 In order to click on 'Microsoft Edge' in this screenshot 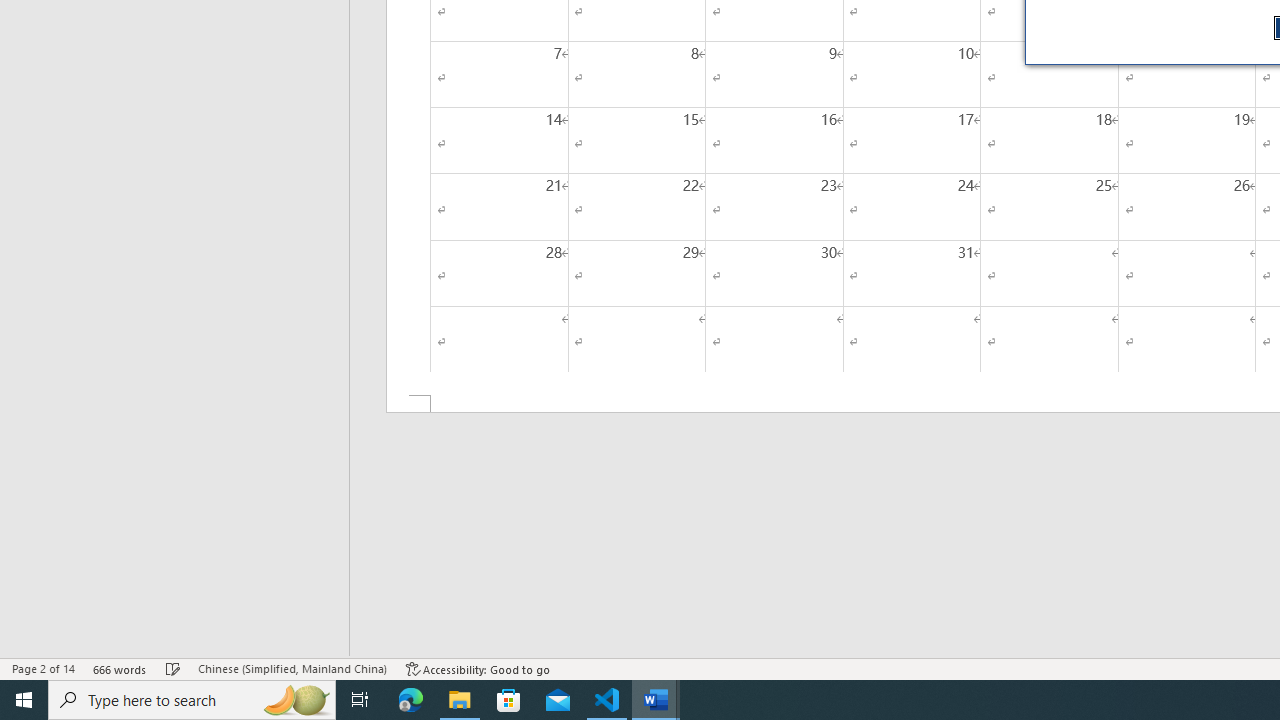, I will do `click(410, 698)`.